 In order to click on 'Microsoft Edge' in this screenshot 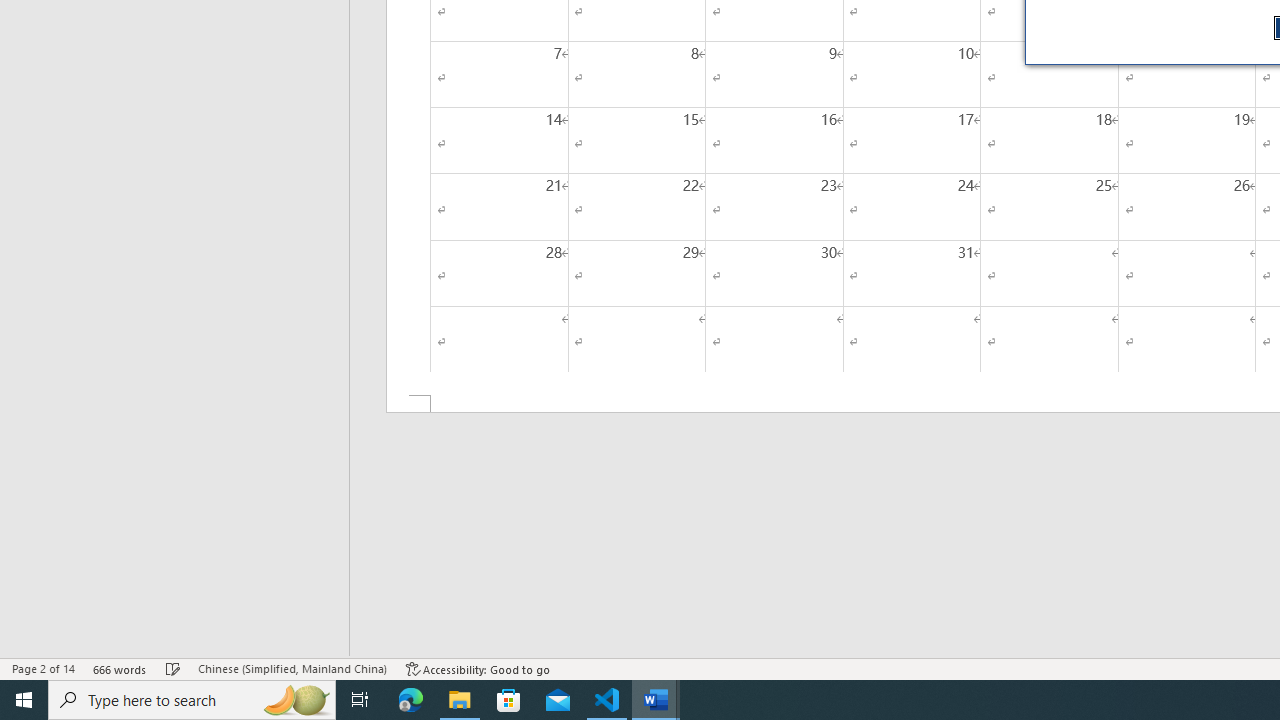, I will do `click(410, 698)`.